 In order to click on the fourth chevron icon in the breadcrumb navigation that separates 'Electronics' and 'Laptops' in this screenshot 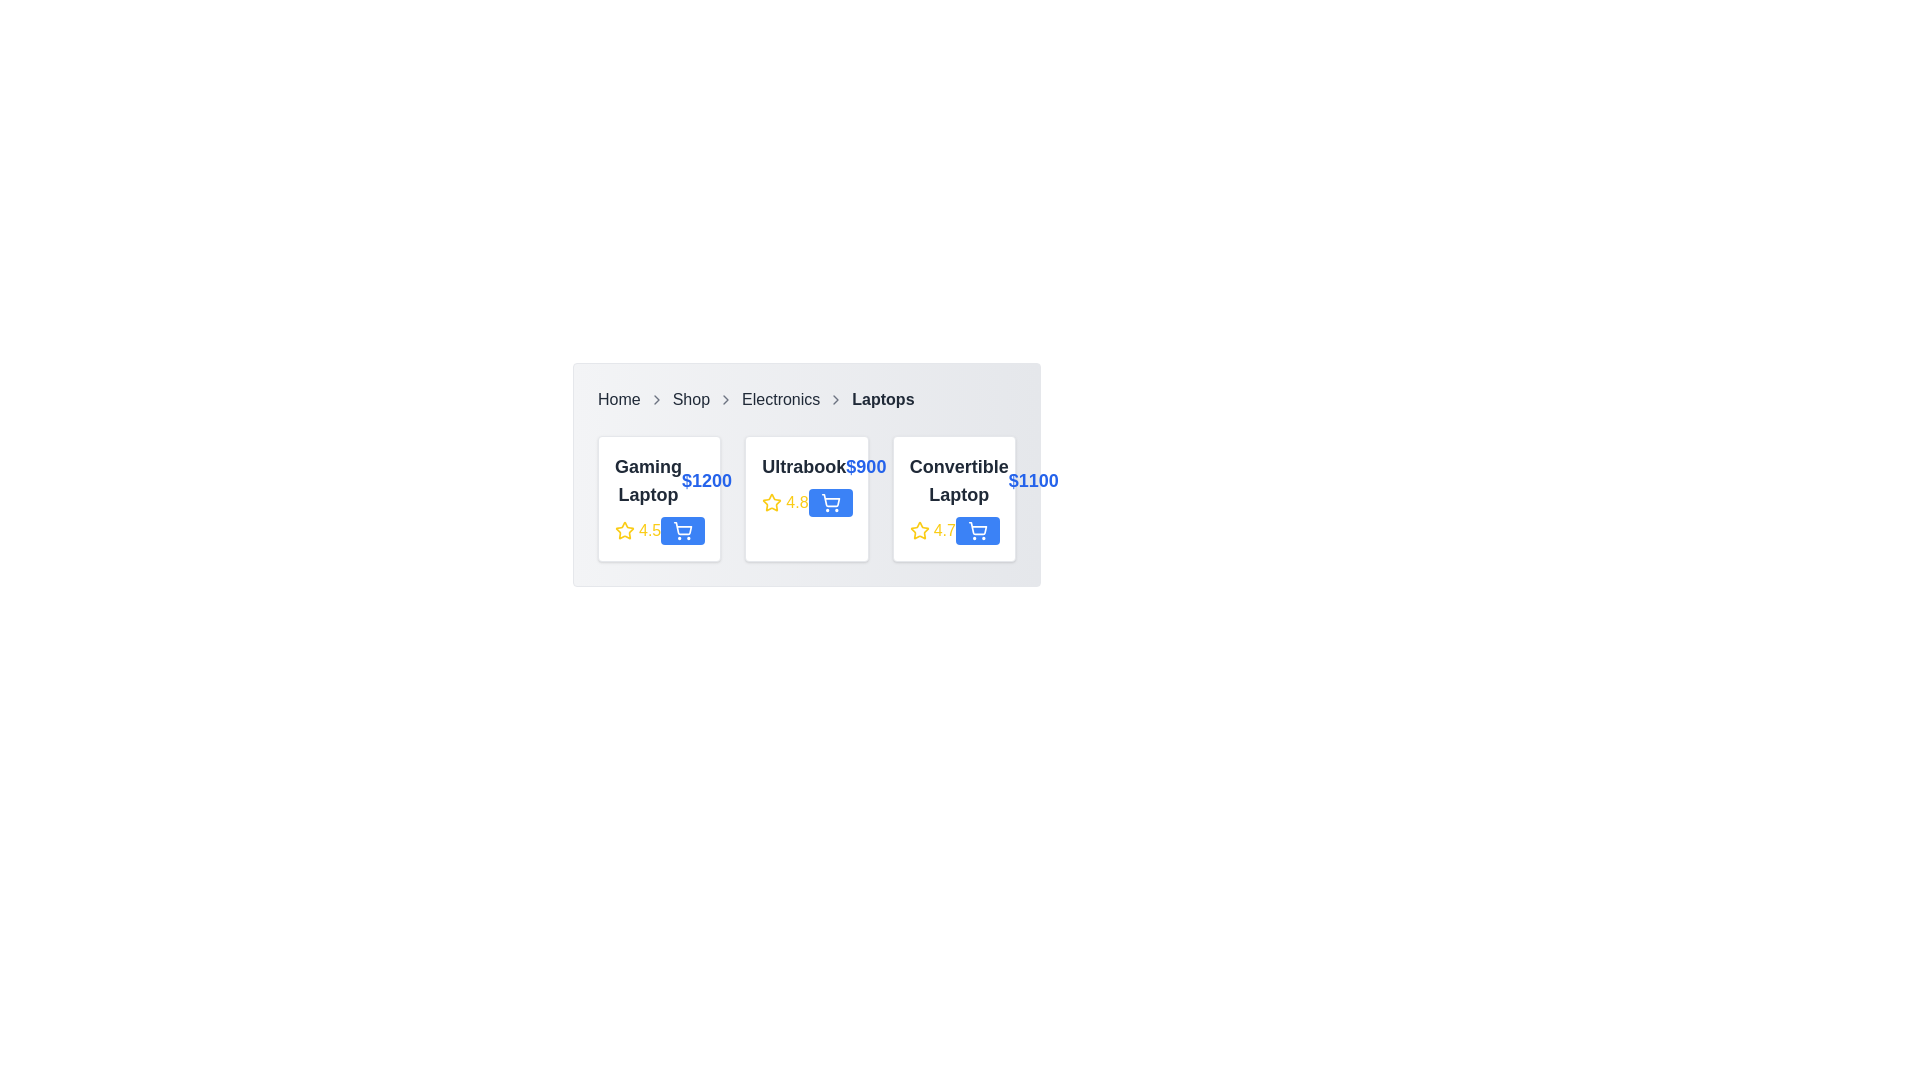, I will do `click(836, 400)`.